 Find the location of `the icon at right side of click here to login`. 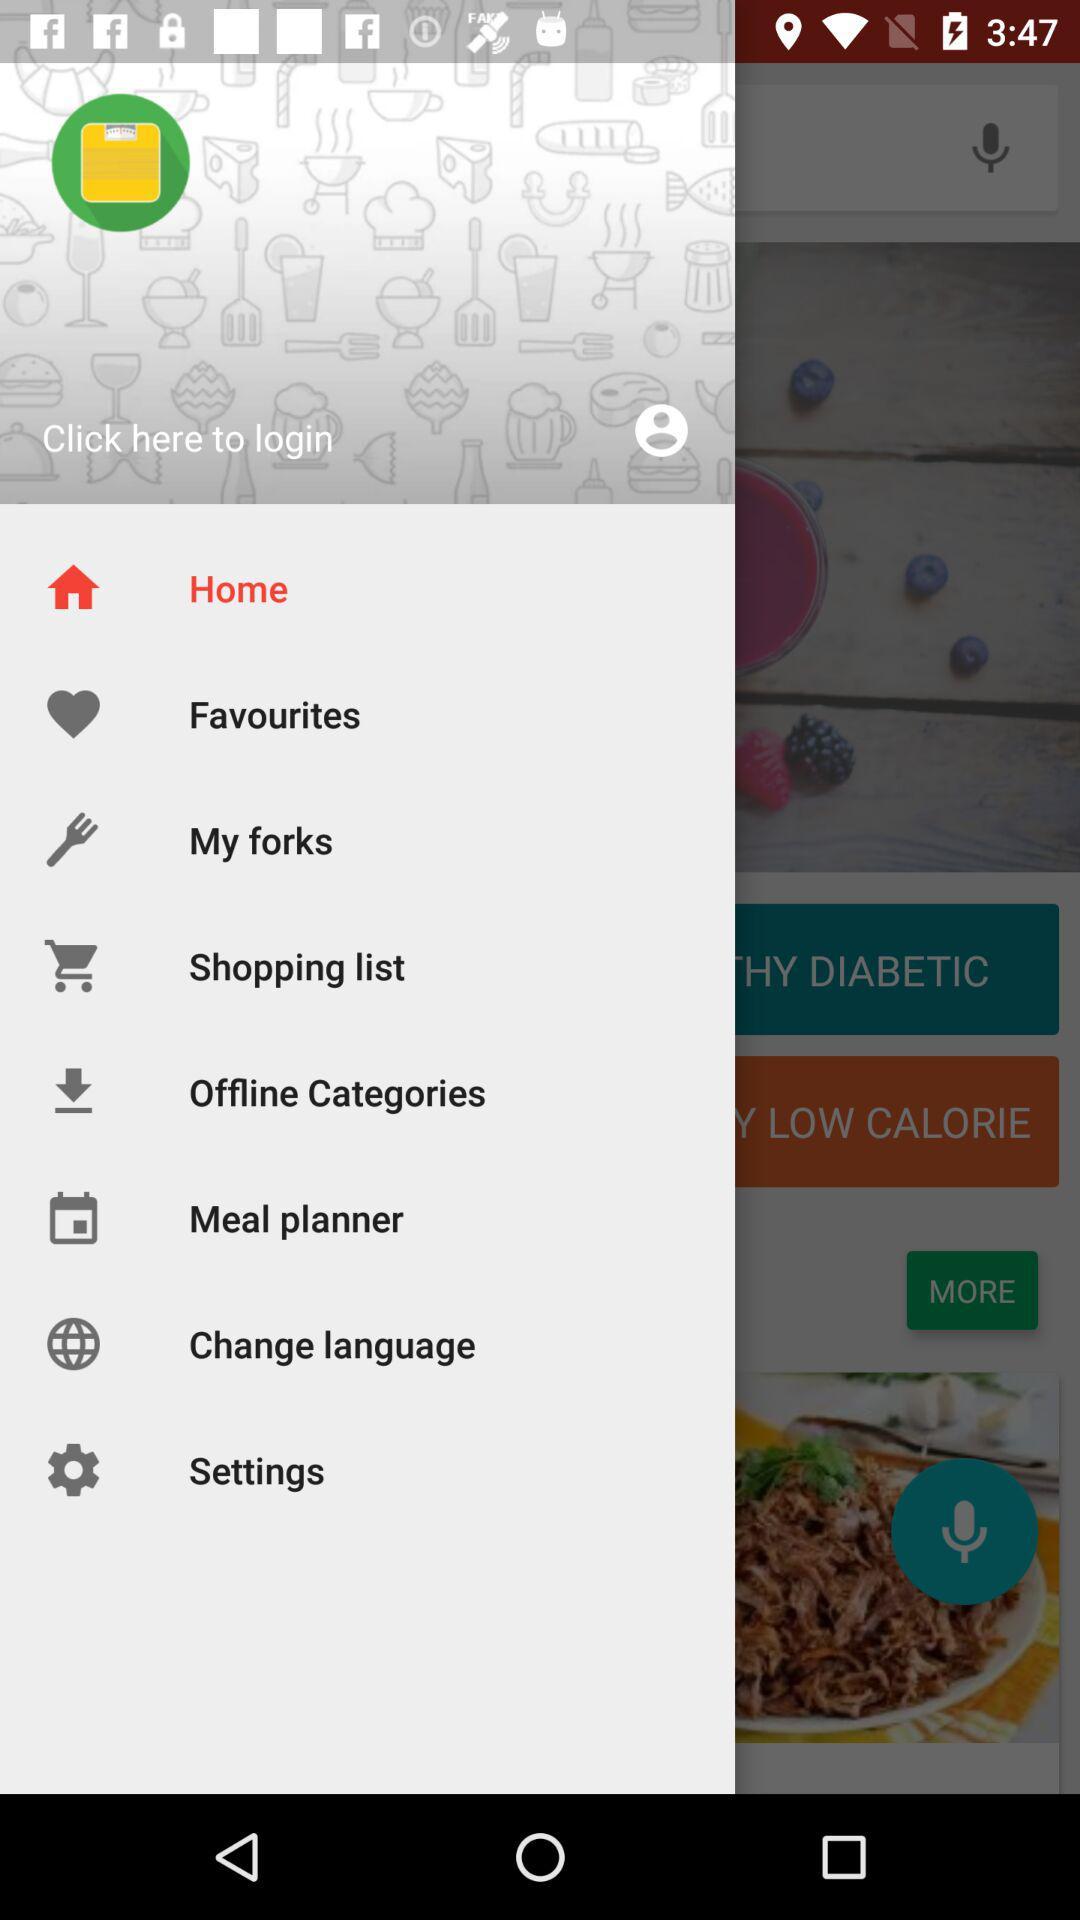

the icon at right side of click here to login is located at coordinates (661, 429).